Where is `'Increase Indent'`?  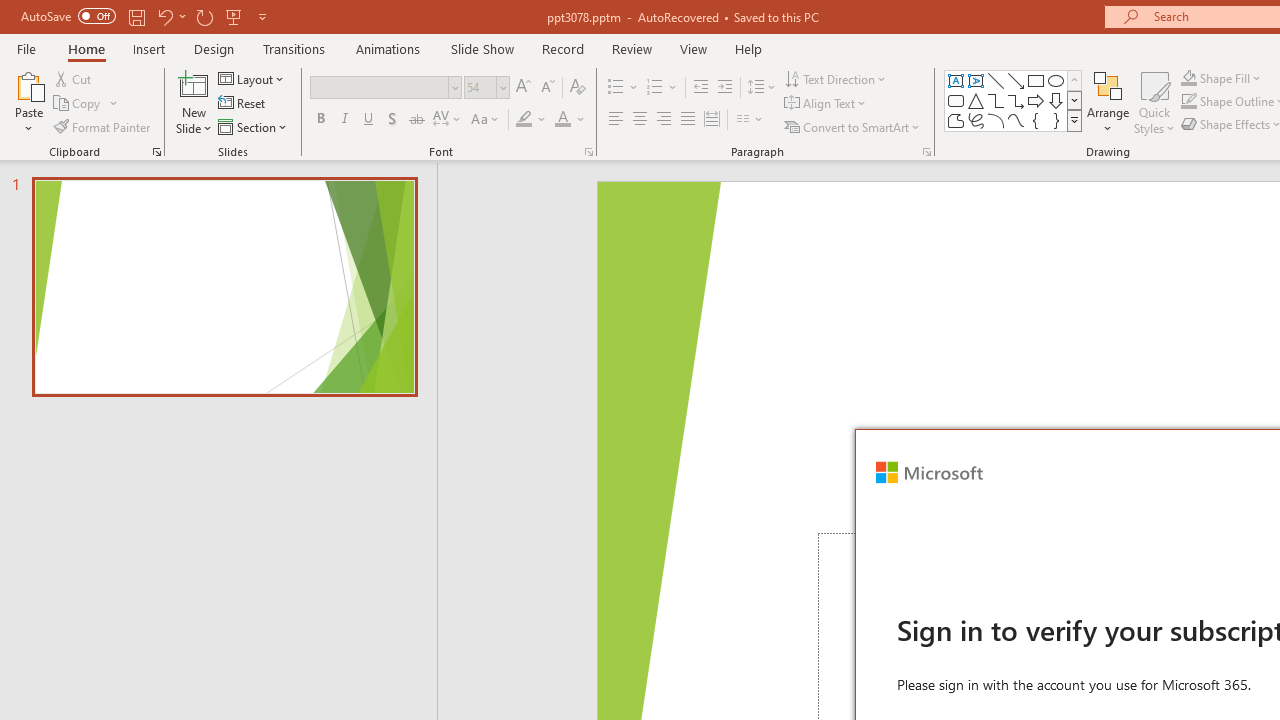
'Increase Indent' is located at coordinates (724, 86).